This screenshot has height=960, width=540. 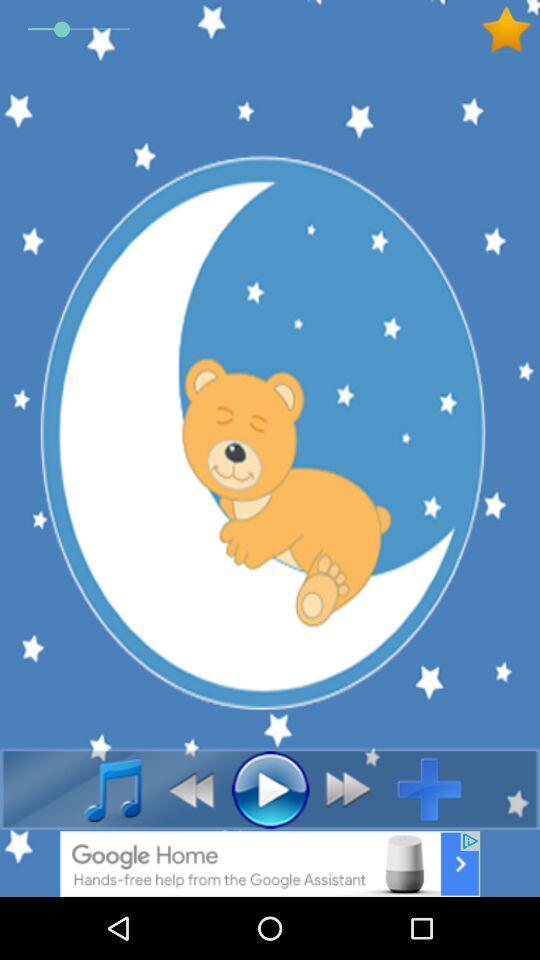 I want to click on song, so click(x=102, y=789).